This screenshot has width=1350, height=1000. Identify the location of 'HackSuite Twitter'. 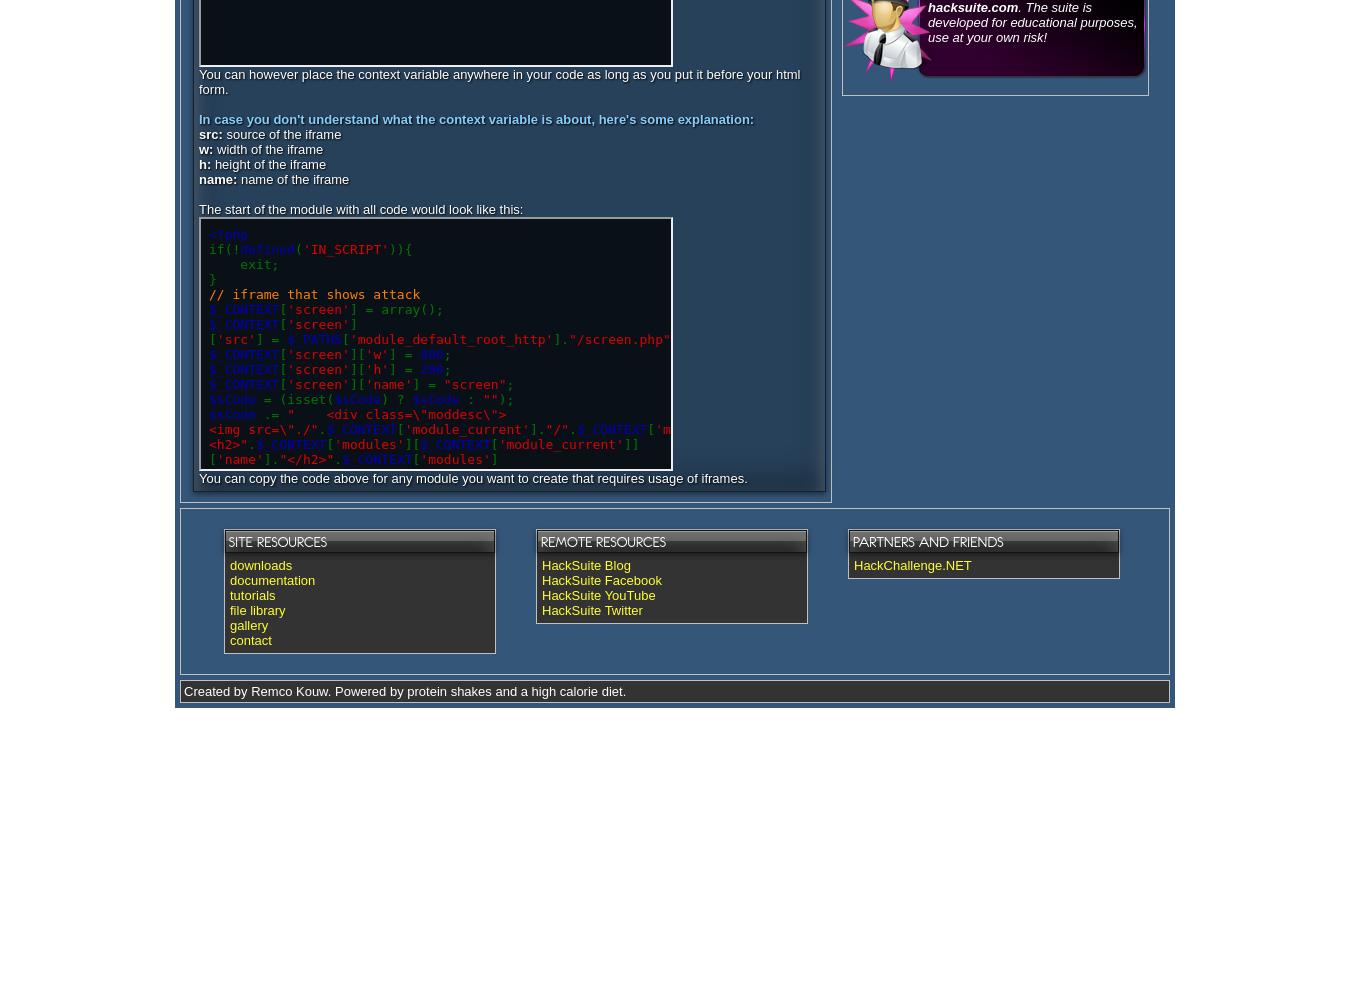
(541, 609).